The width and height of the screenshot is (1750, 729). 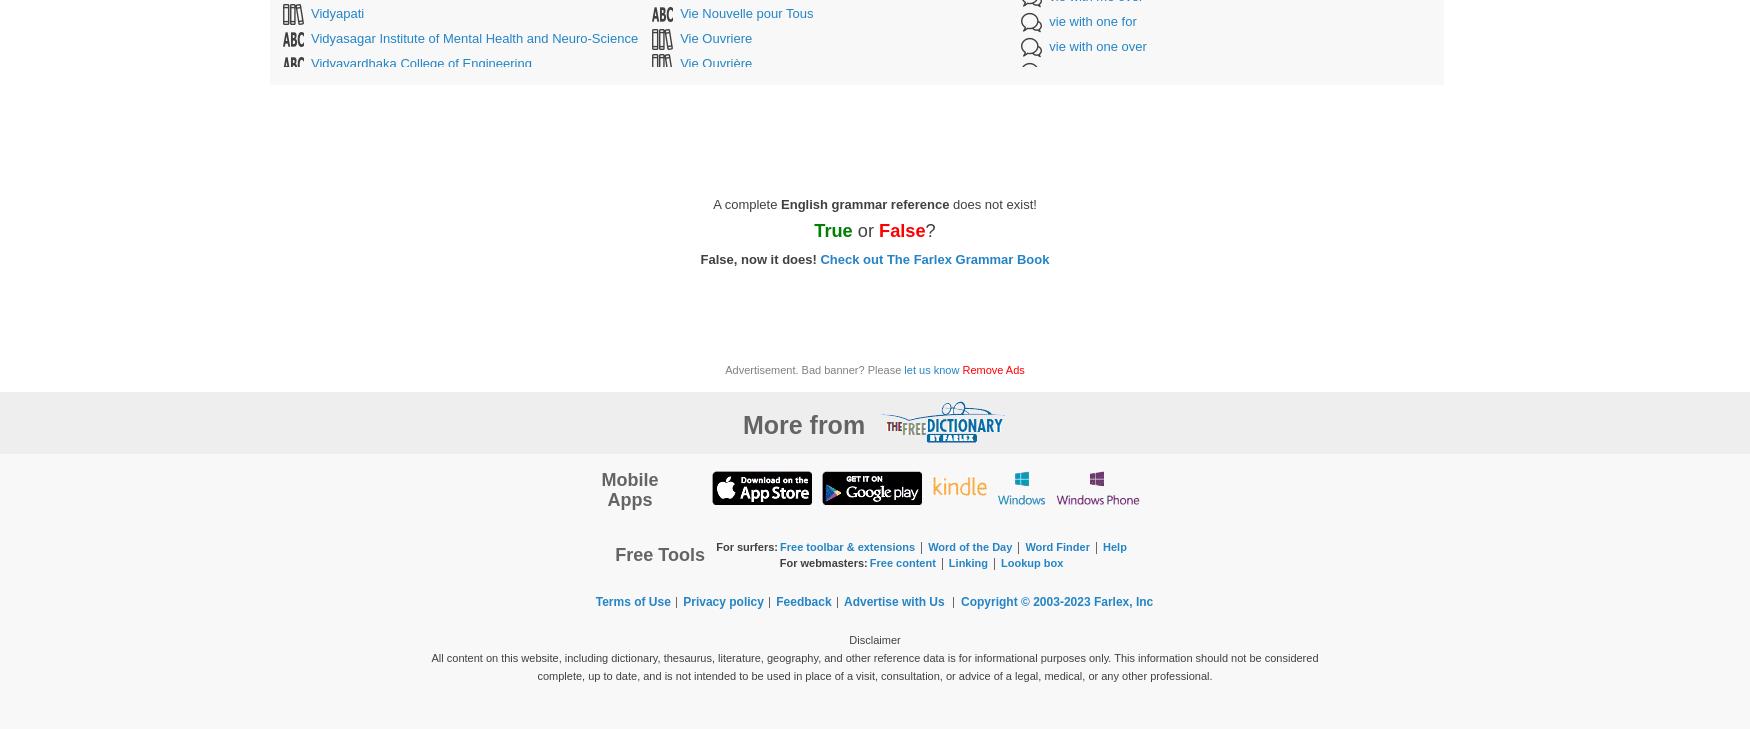 I want to click on 'For webmasters:', so click(x=823, y=561).